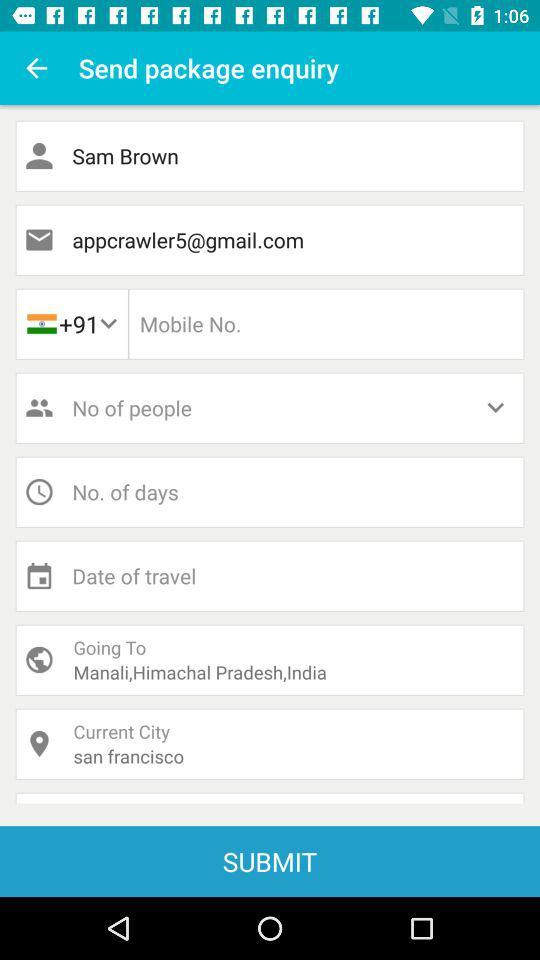 This screenshot has width=540, height=960. What do you see at coordinates (326, 324) in the screenshot?
I see `type phone number` at bounding box center [326, 324].